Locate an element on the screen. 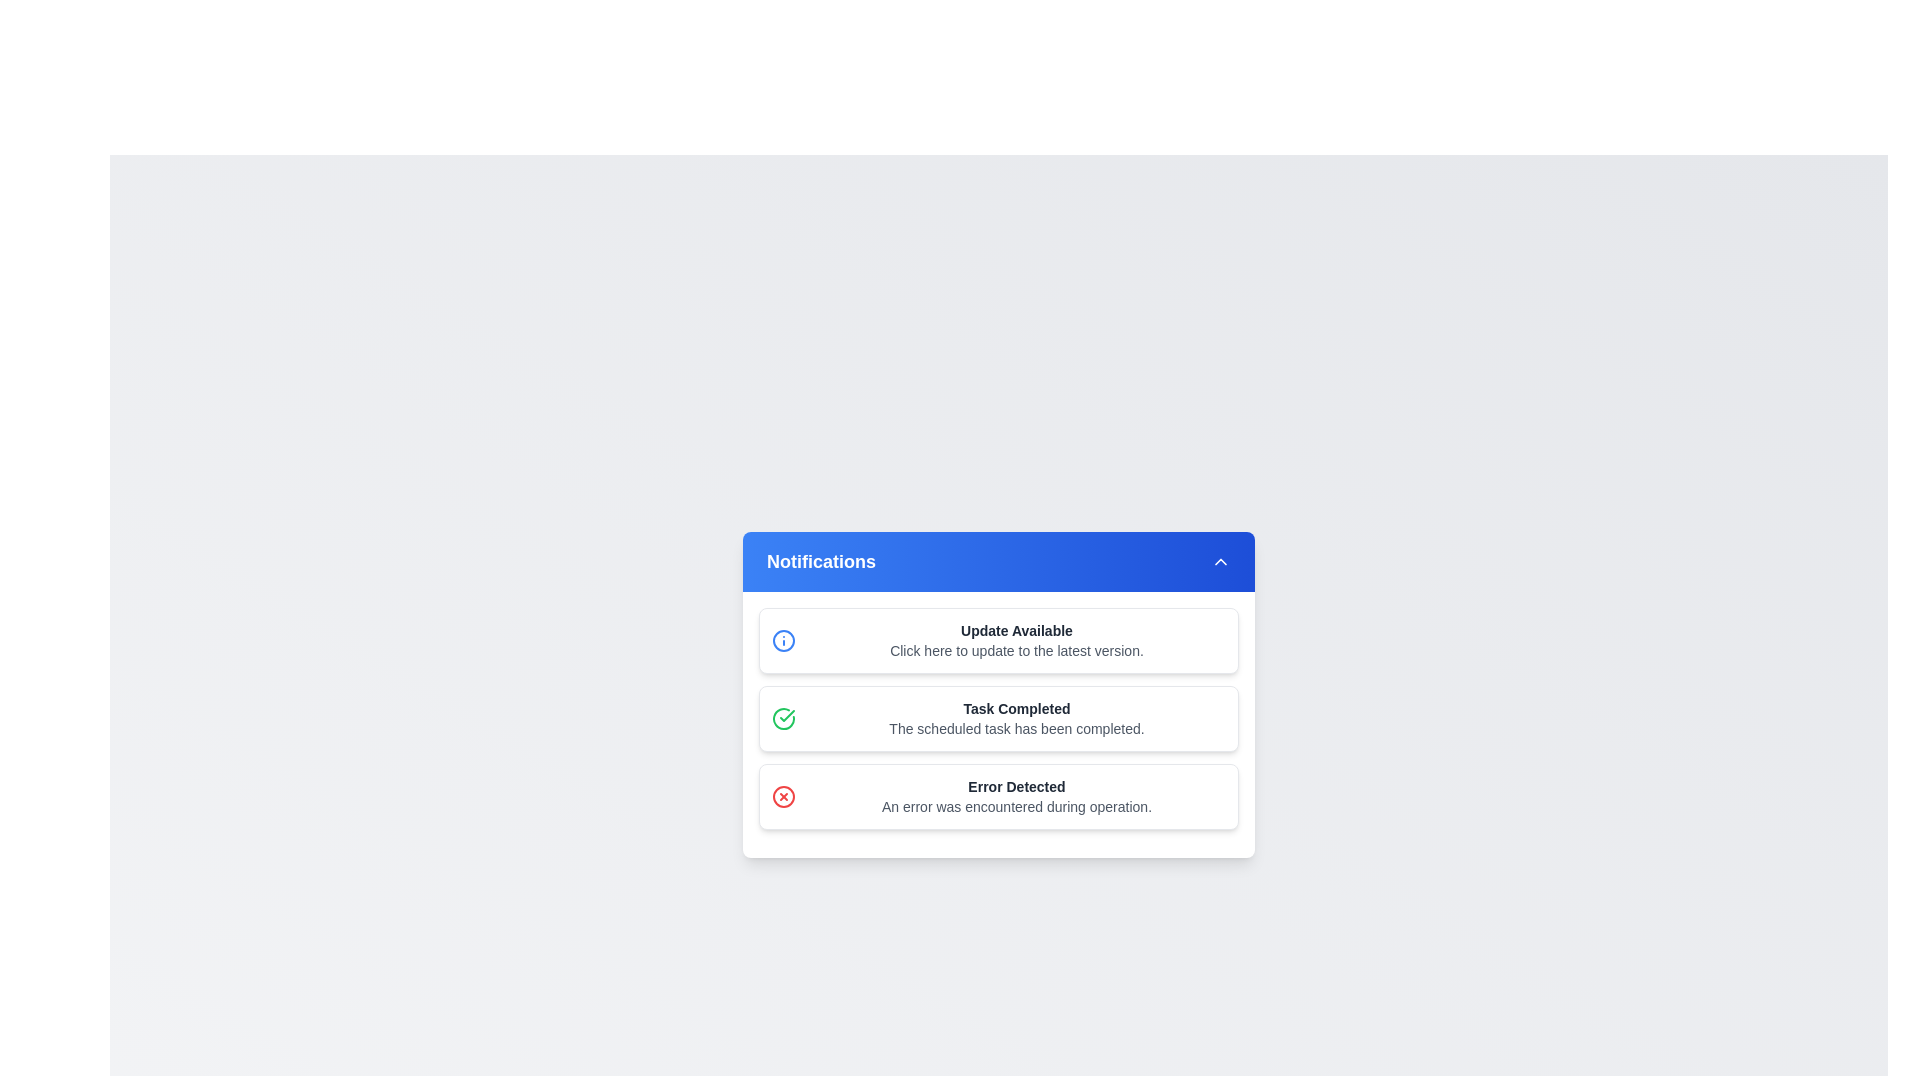 The width and height of the screenshot is (1920, 1080). the circular blue icon with an embedded exclamation mark, located to the left of the 'Update Available' notification text in the first notification card is located at coordinates (782, 640).